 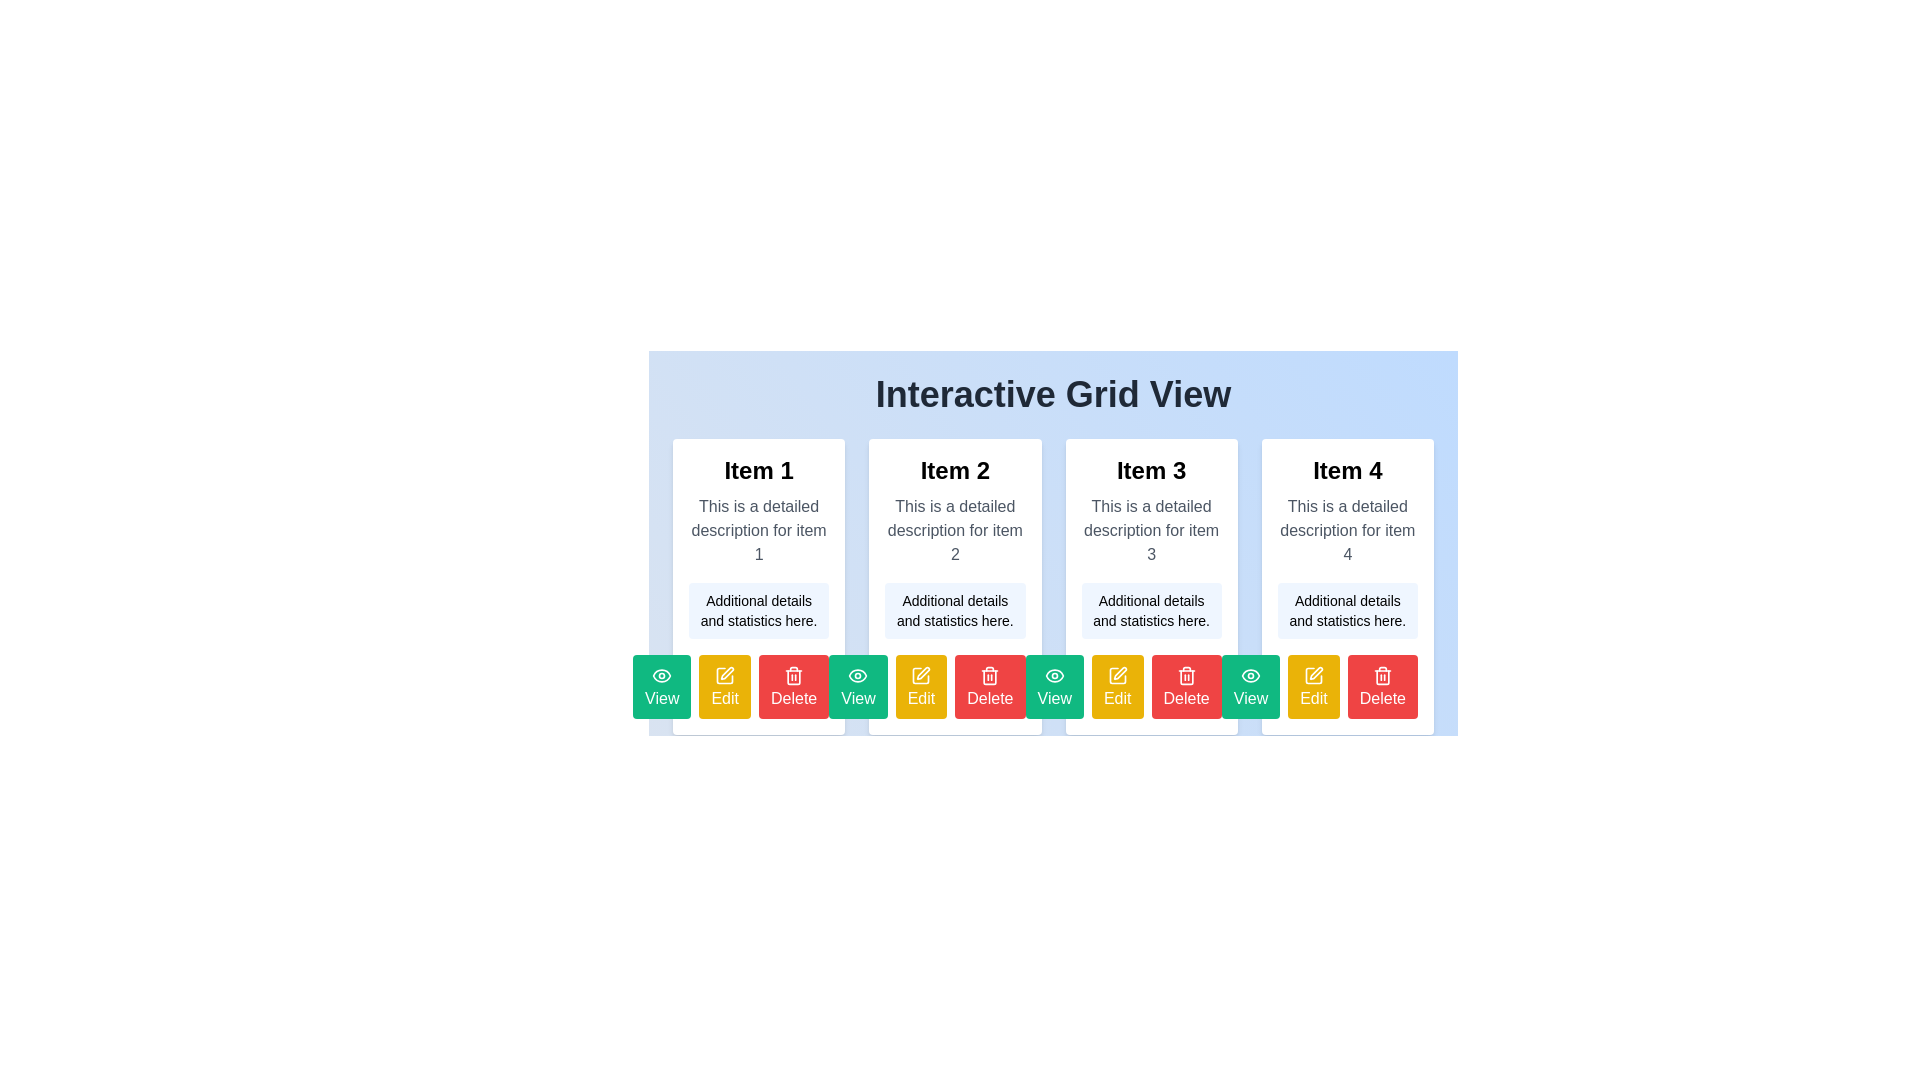 What do you see at coordinates (954, 530) in the screenshot?
I see `the description text block for 'Item 2', which is positioned directly below the title and above the additional details section in the second card of a horizontal grid layout` at bounding box center [954, 530].